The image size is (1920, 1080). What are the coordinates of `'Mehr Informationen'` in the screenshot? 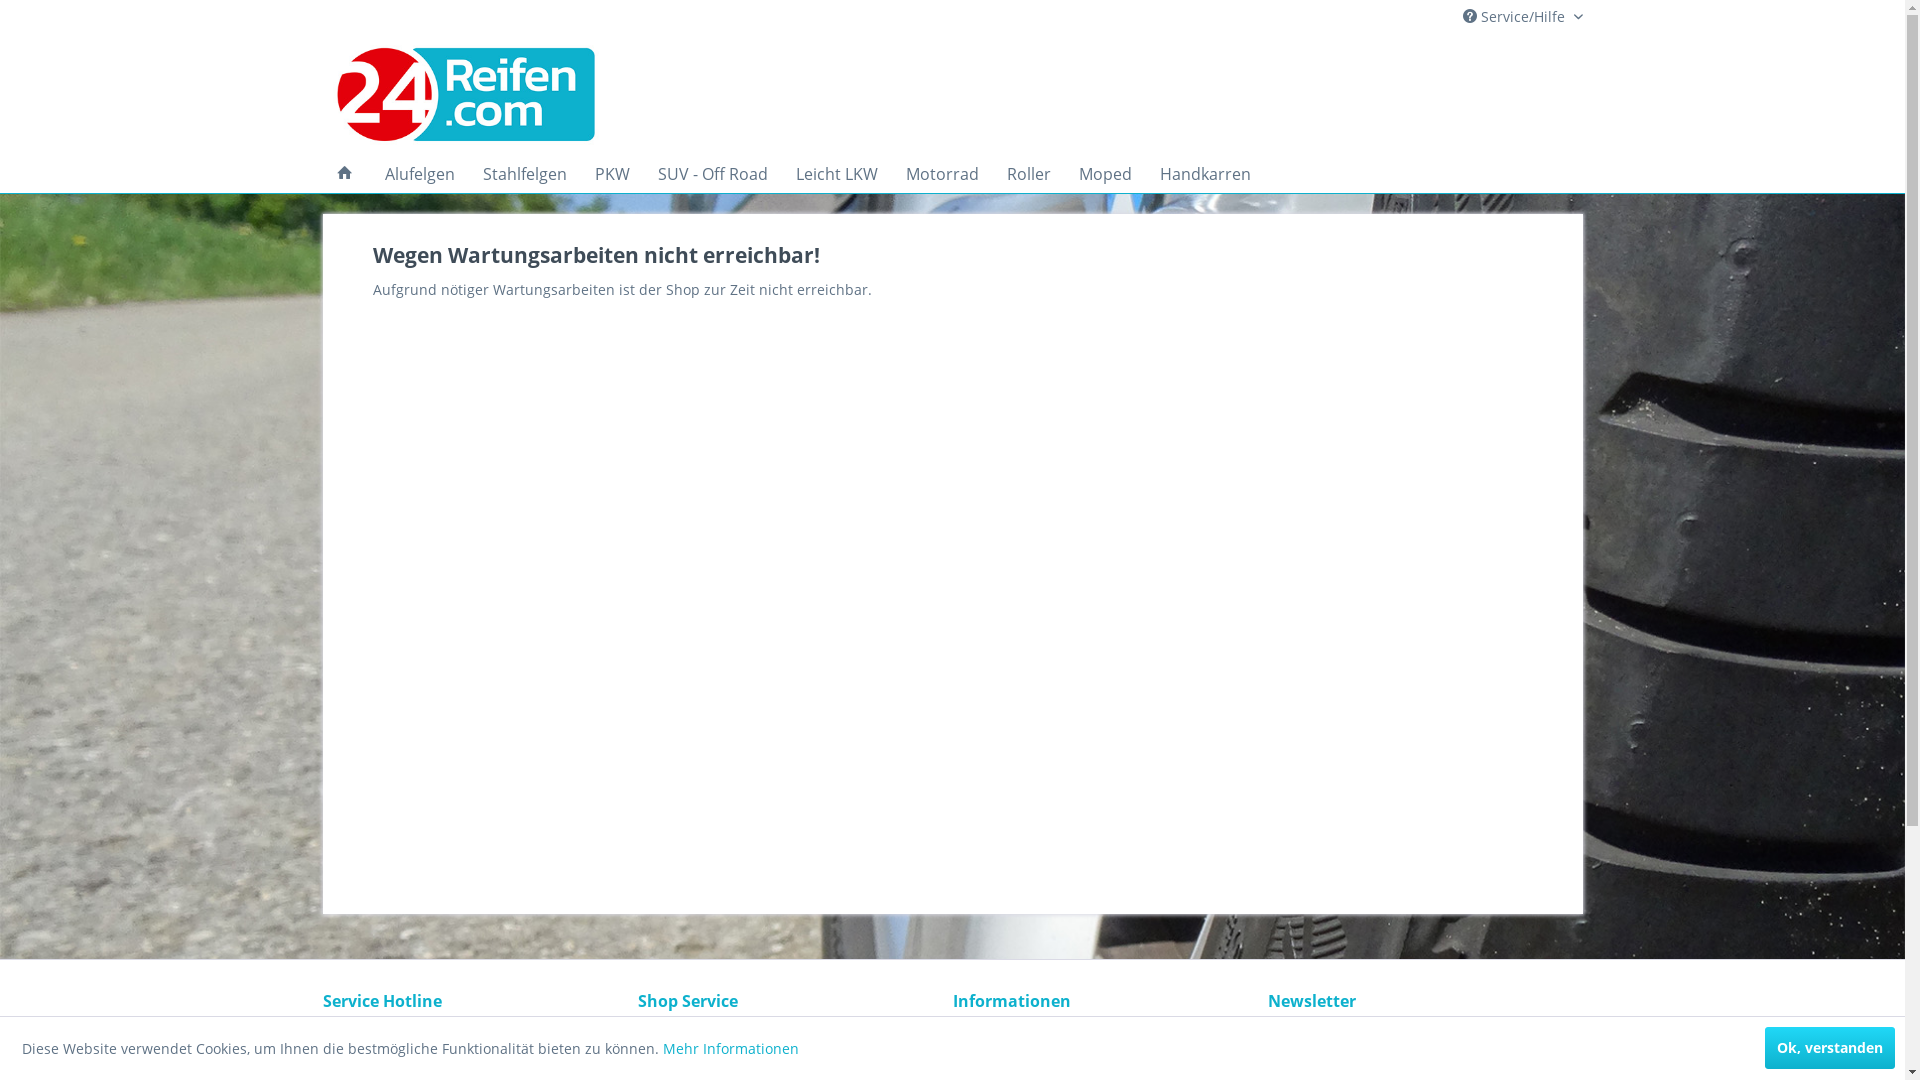 It's located at (729, 1047).